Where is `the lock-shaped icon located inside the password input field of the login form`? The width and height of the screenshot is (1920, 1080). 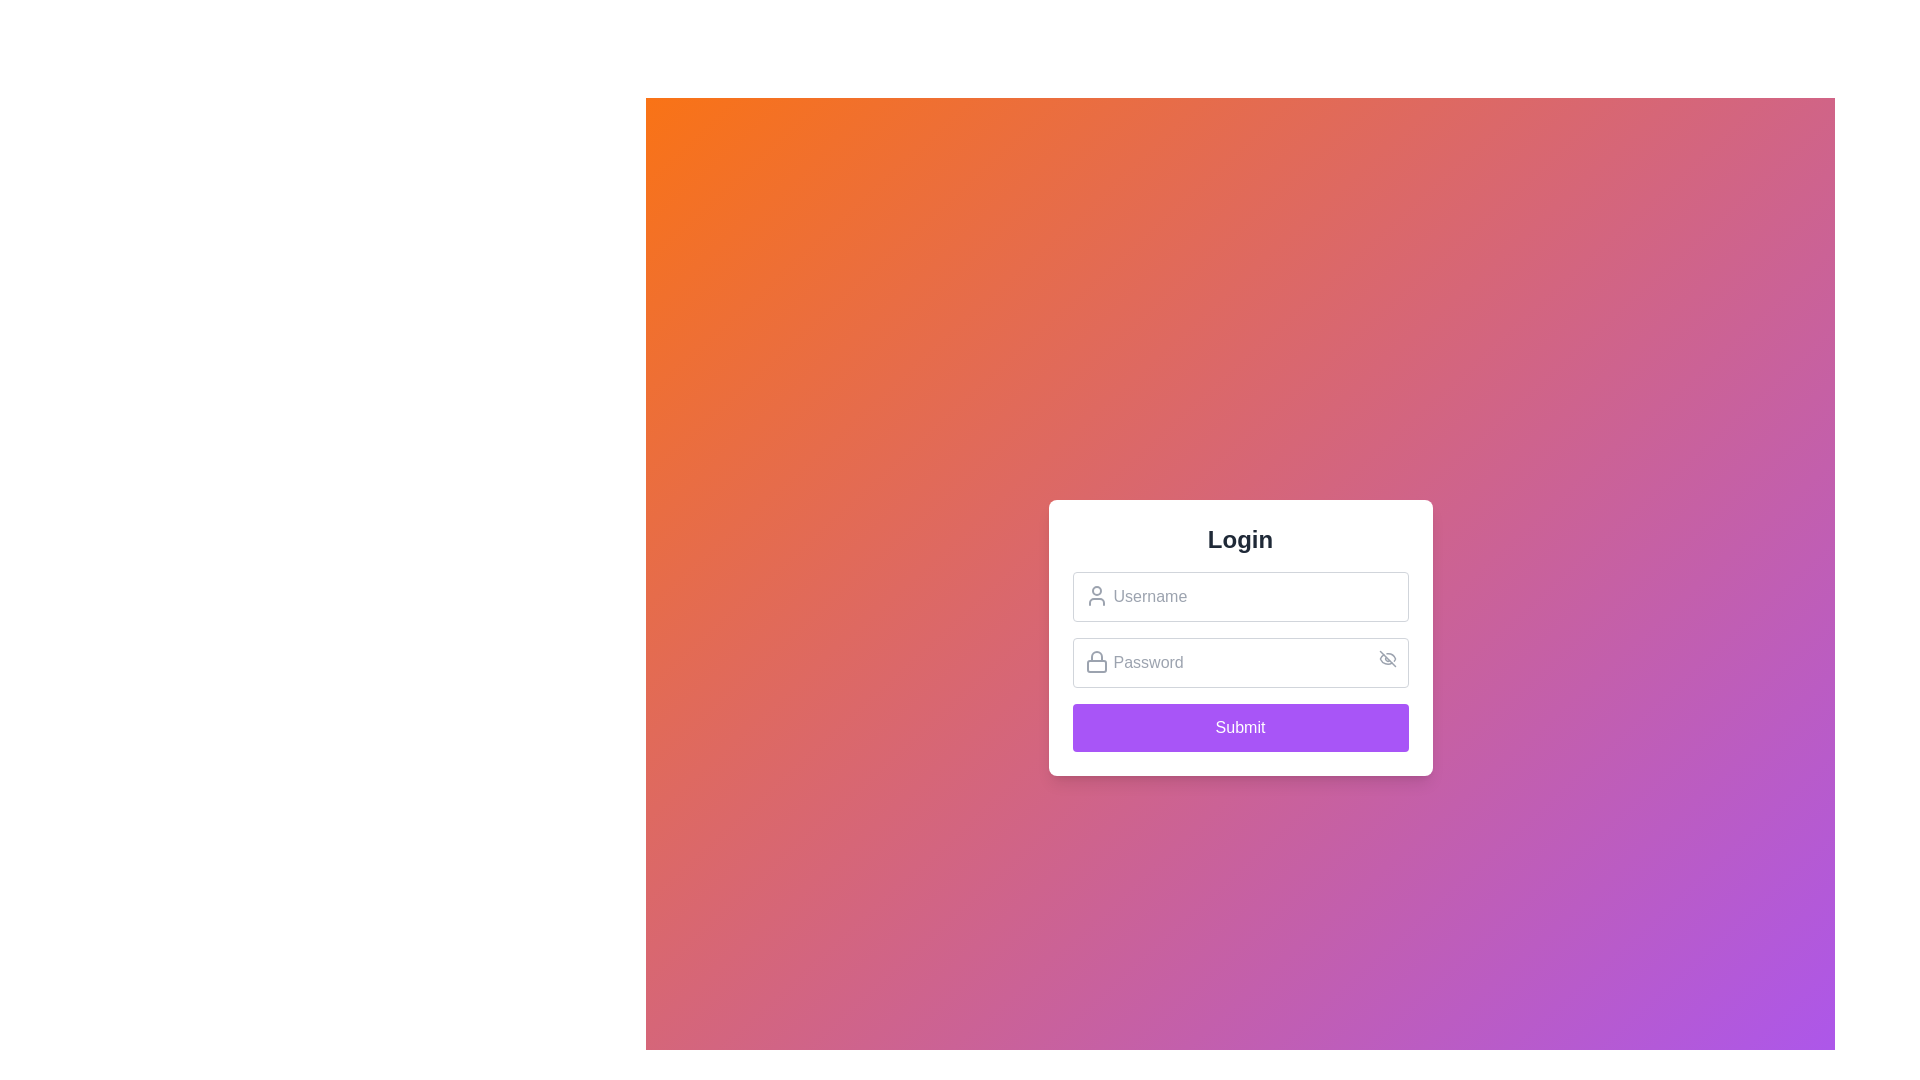 the lock-shaped icon located inside the password input field of the login form is located at coordinates (1095, 656).